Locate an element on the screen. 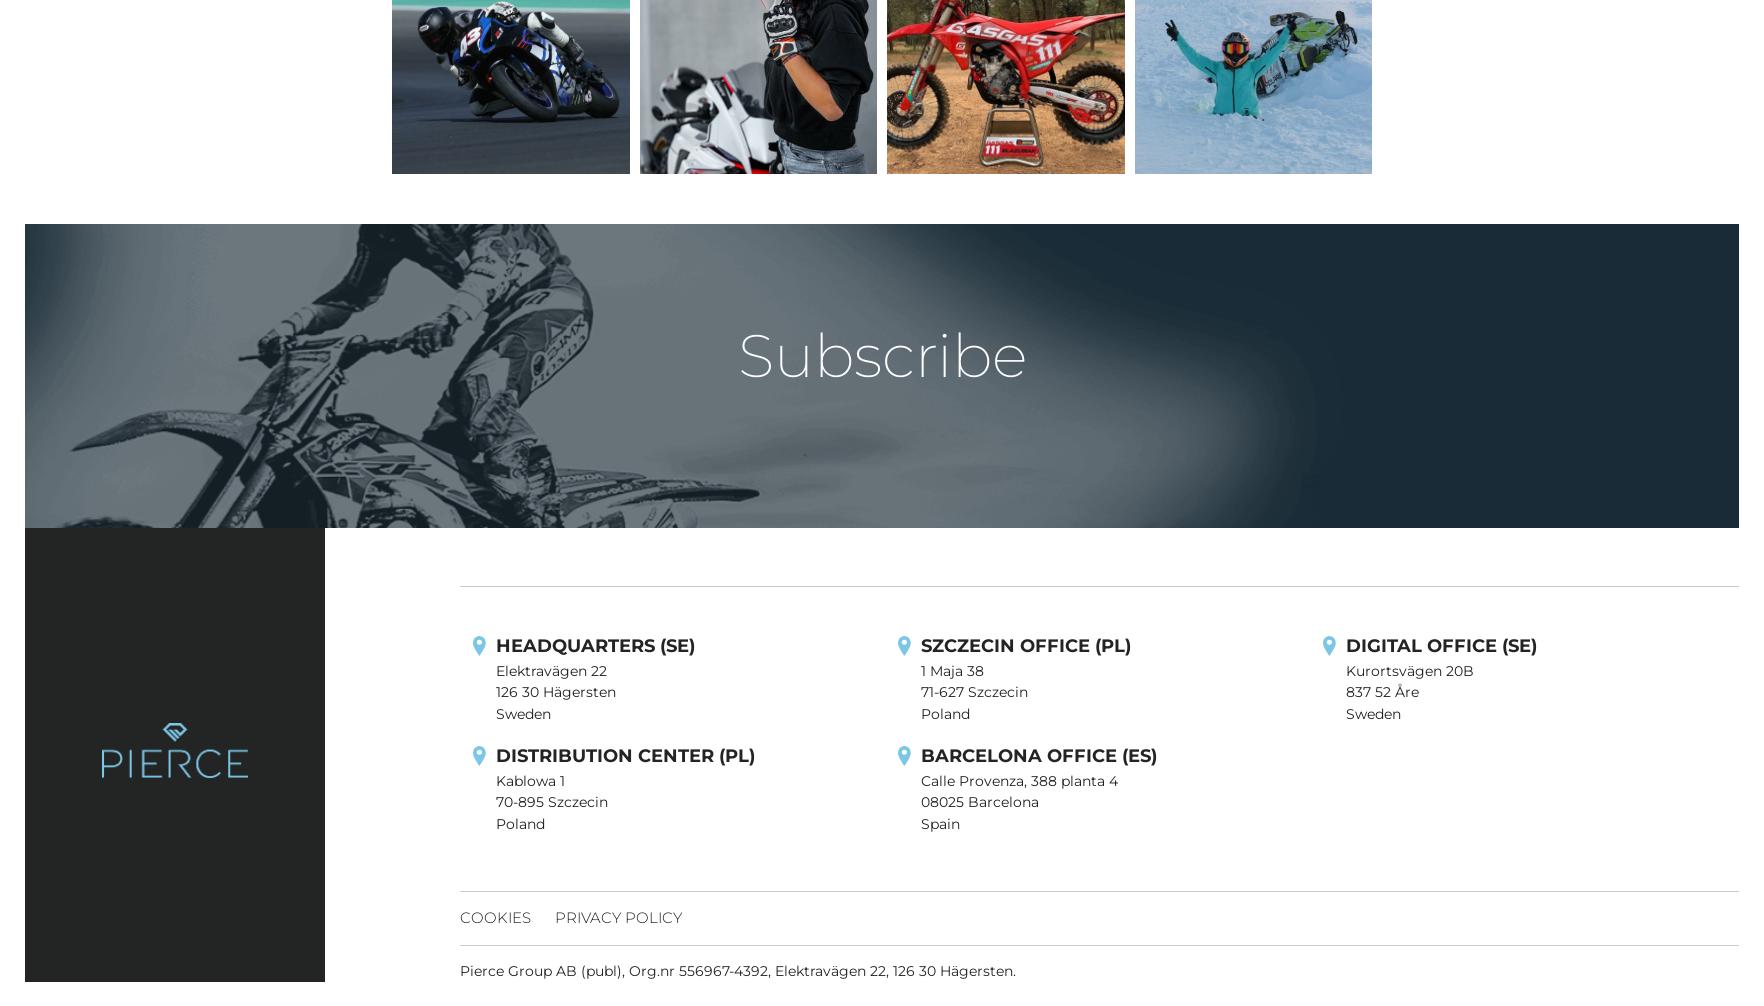  'Subscribe' is located at coordinates (881, 354).